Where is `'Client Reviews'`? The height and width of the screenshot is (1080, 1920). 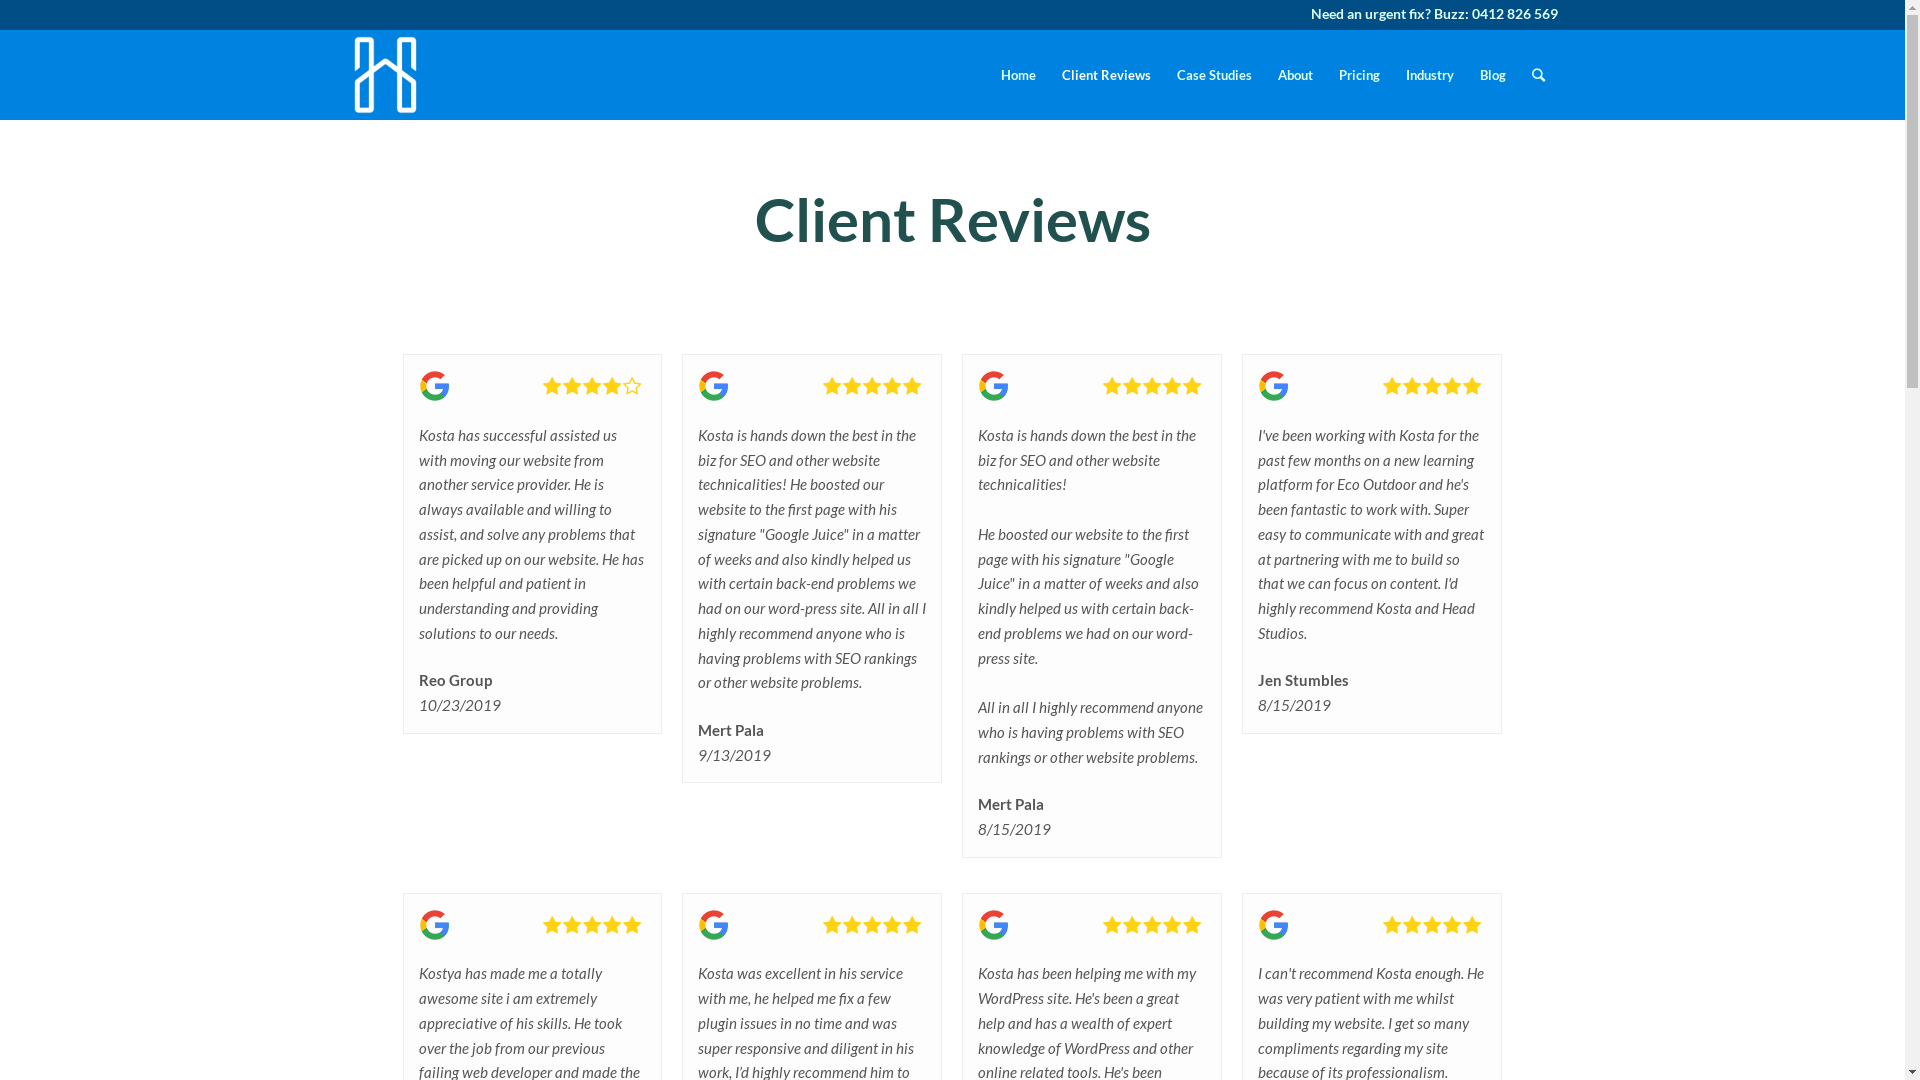 'Client Reviews' is located at coordinates (1104, 73).